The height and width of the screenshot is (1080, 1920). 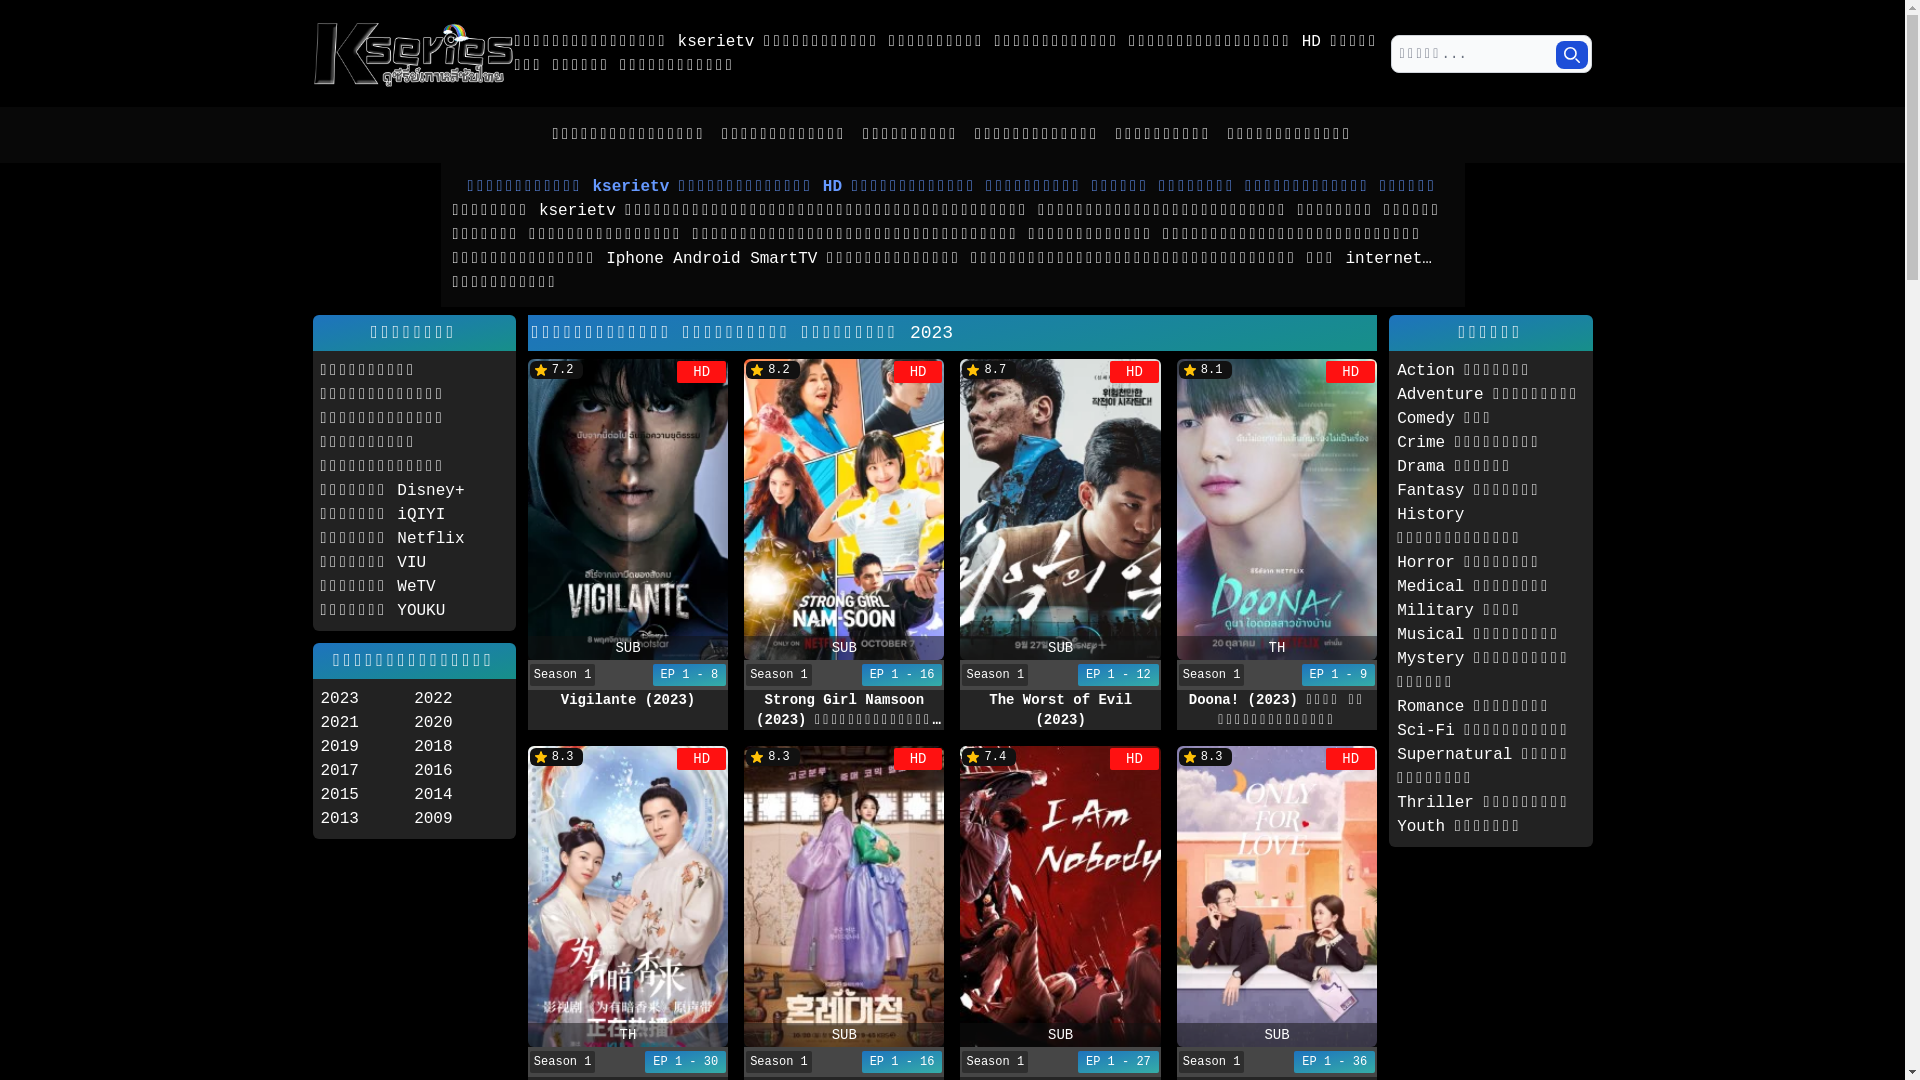 I want to click on '2014', so click(x=459, y=793).